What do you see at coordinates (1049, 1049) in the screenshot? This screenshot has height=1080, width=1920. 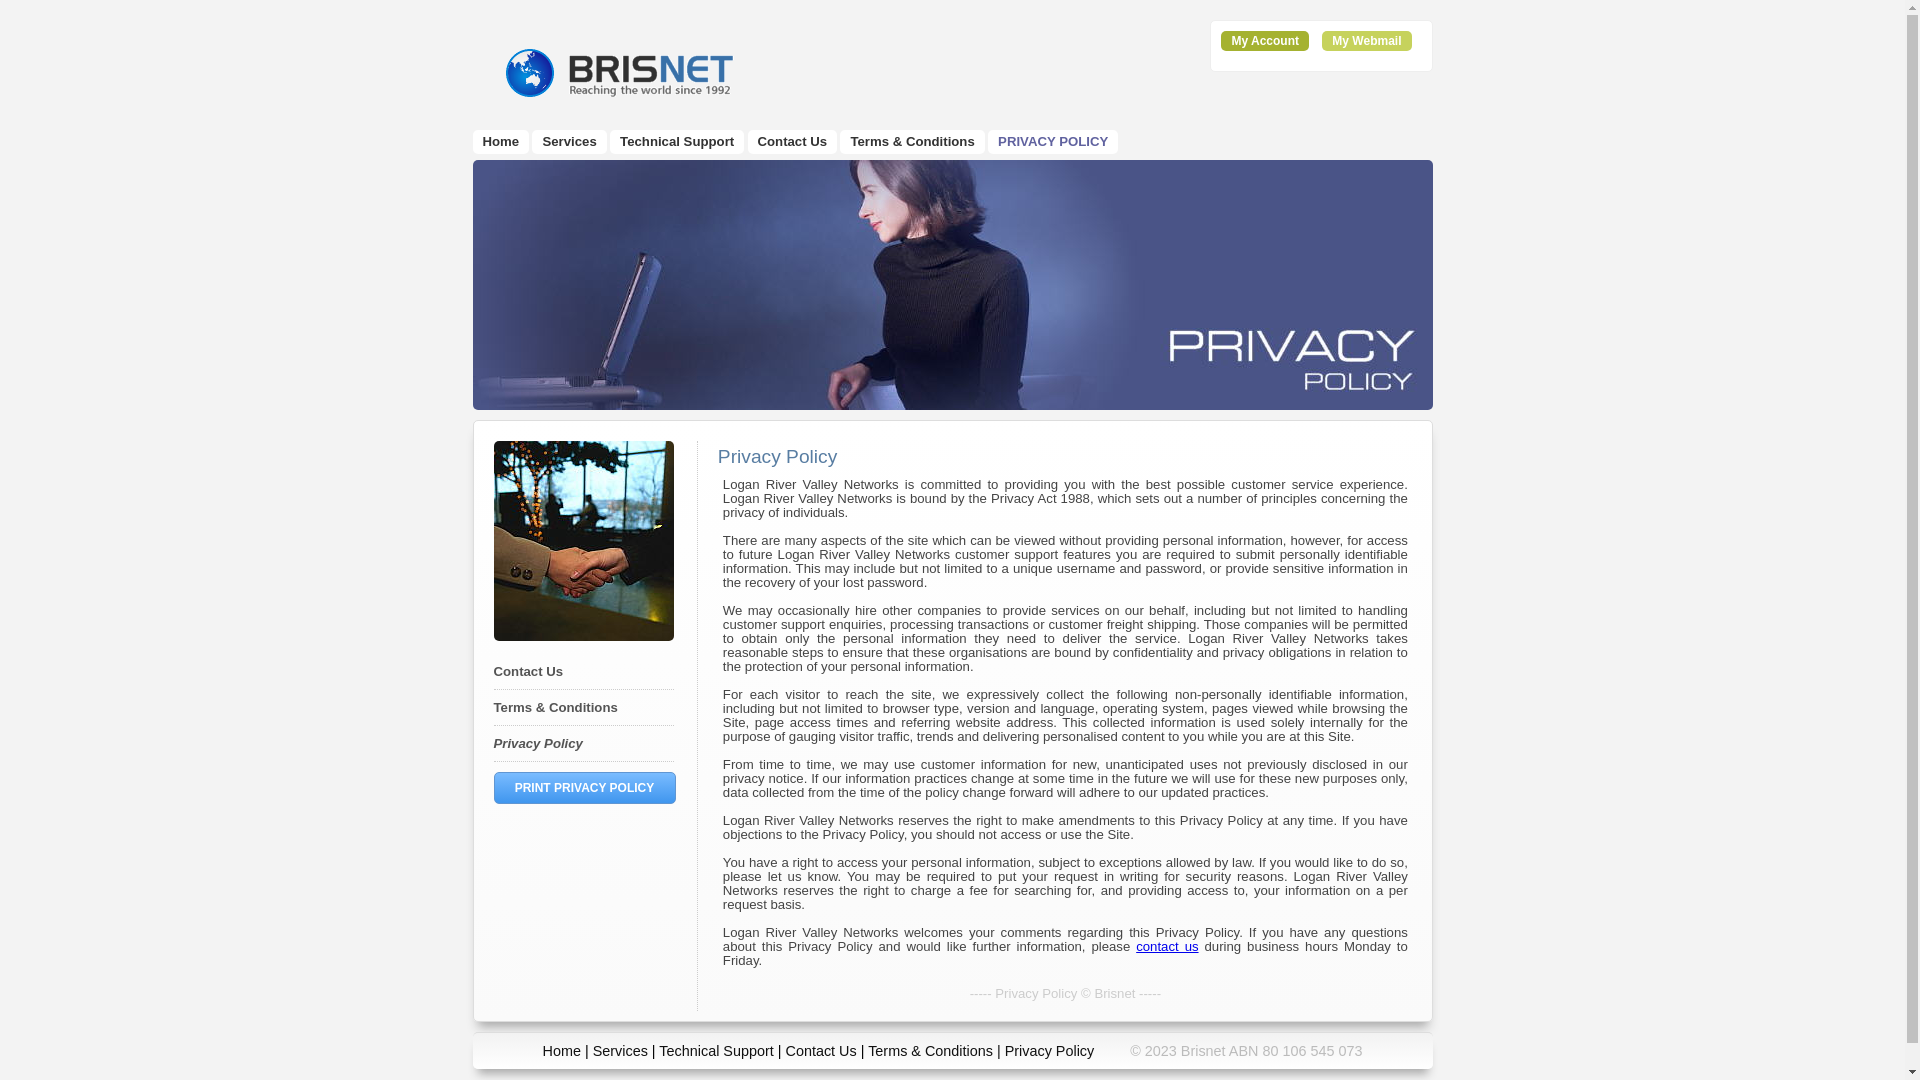 I see `'Privacy Policy'` at bounding box center [1049, 1049].